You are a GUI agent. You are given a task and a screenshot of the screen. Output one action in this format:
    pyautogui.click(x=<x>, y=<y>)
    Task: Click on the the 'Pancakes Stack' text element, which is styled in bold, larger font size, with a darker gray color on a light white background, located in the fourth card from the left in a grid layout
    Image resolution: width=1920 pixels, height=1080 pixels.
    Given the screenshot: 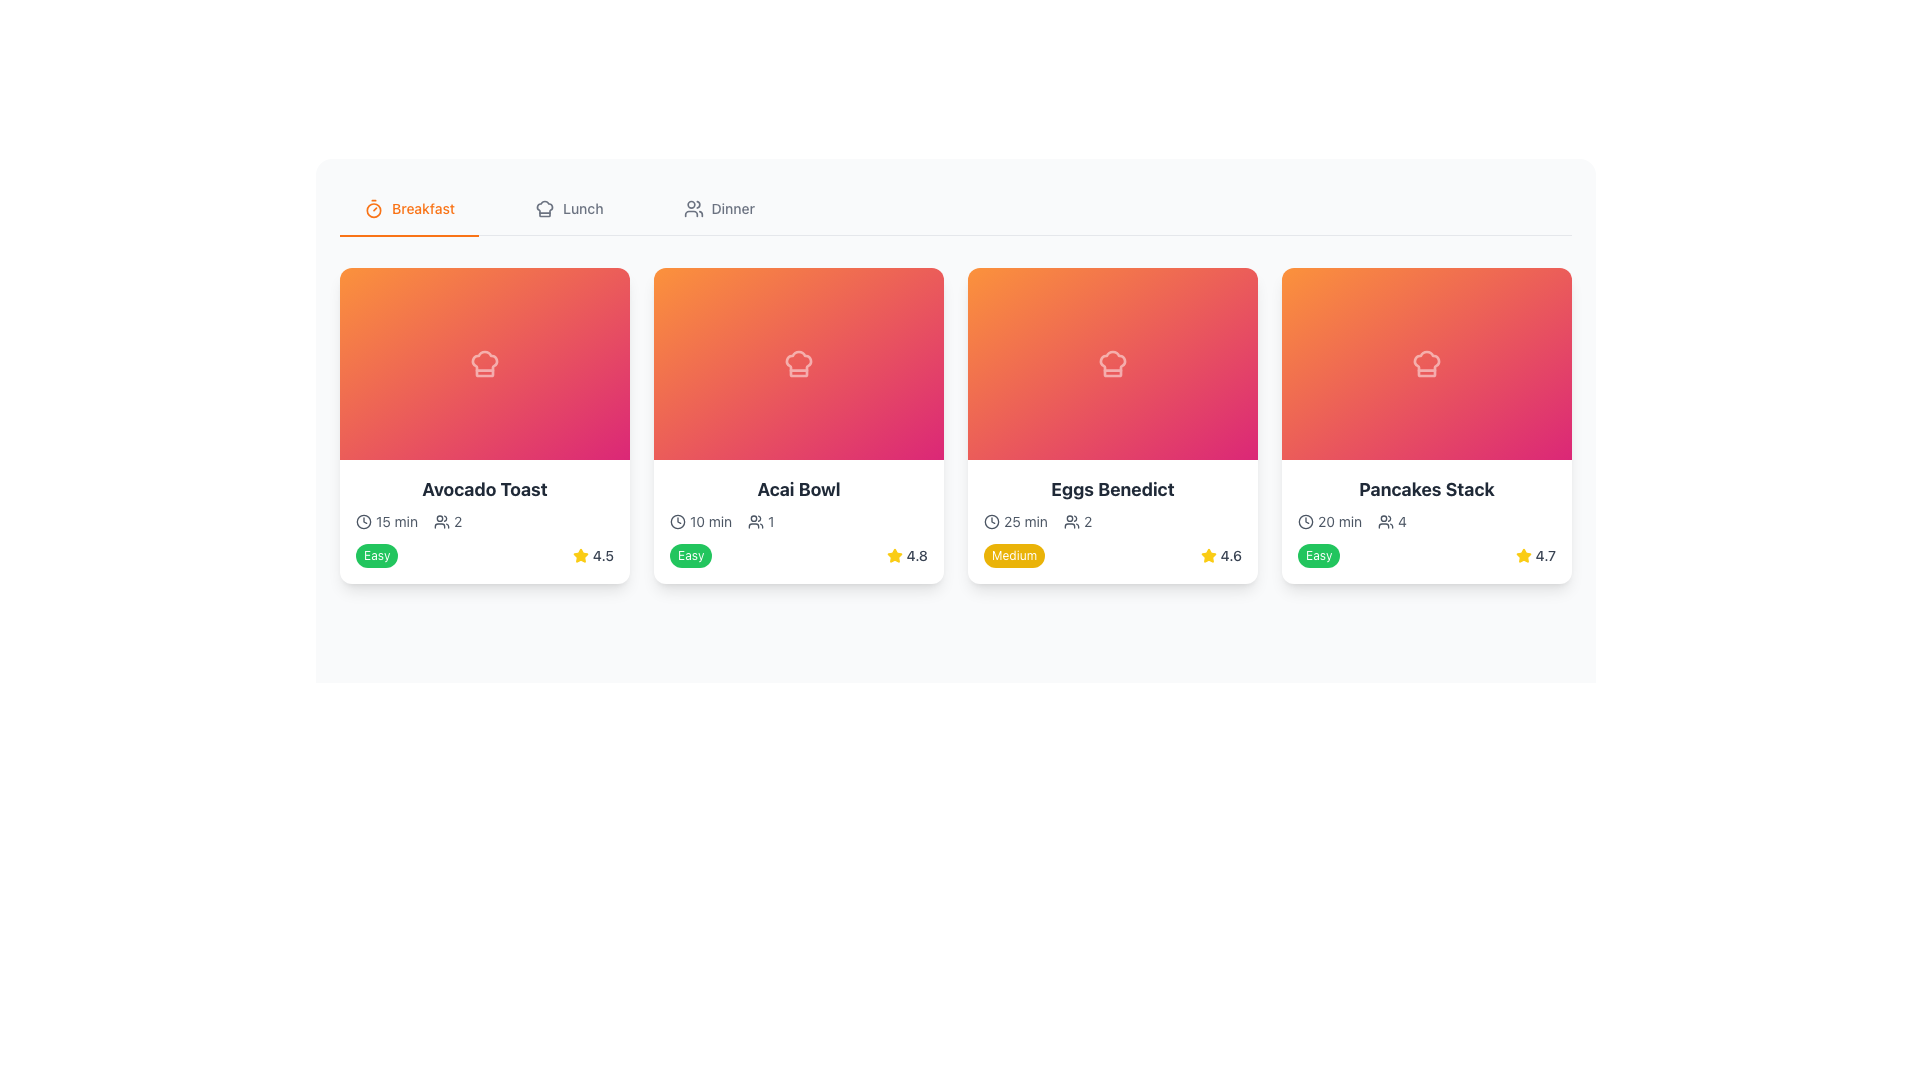 What is the action you would take?
    pyautogui.click(x=1425, y=489)
    